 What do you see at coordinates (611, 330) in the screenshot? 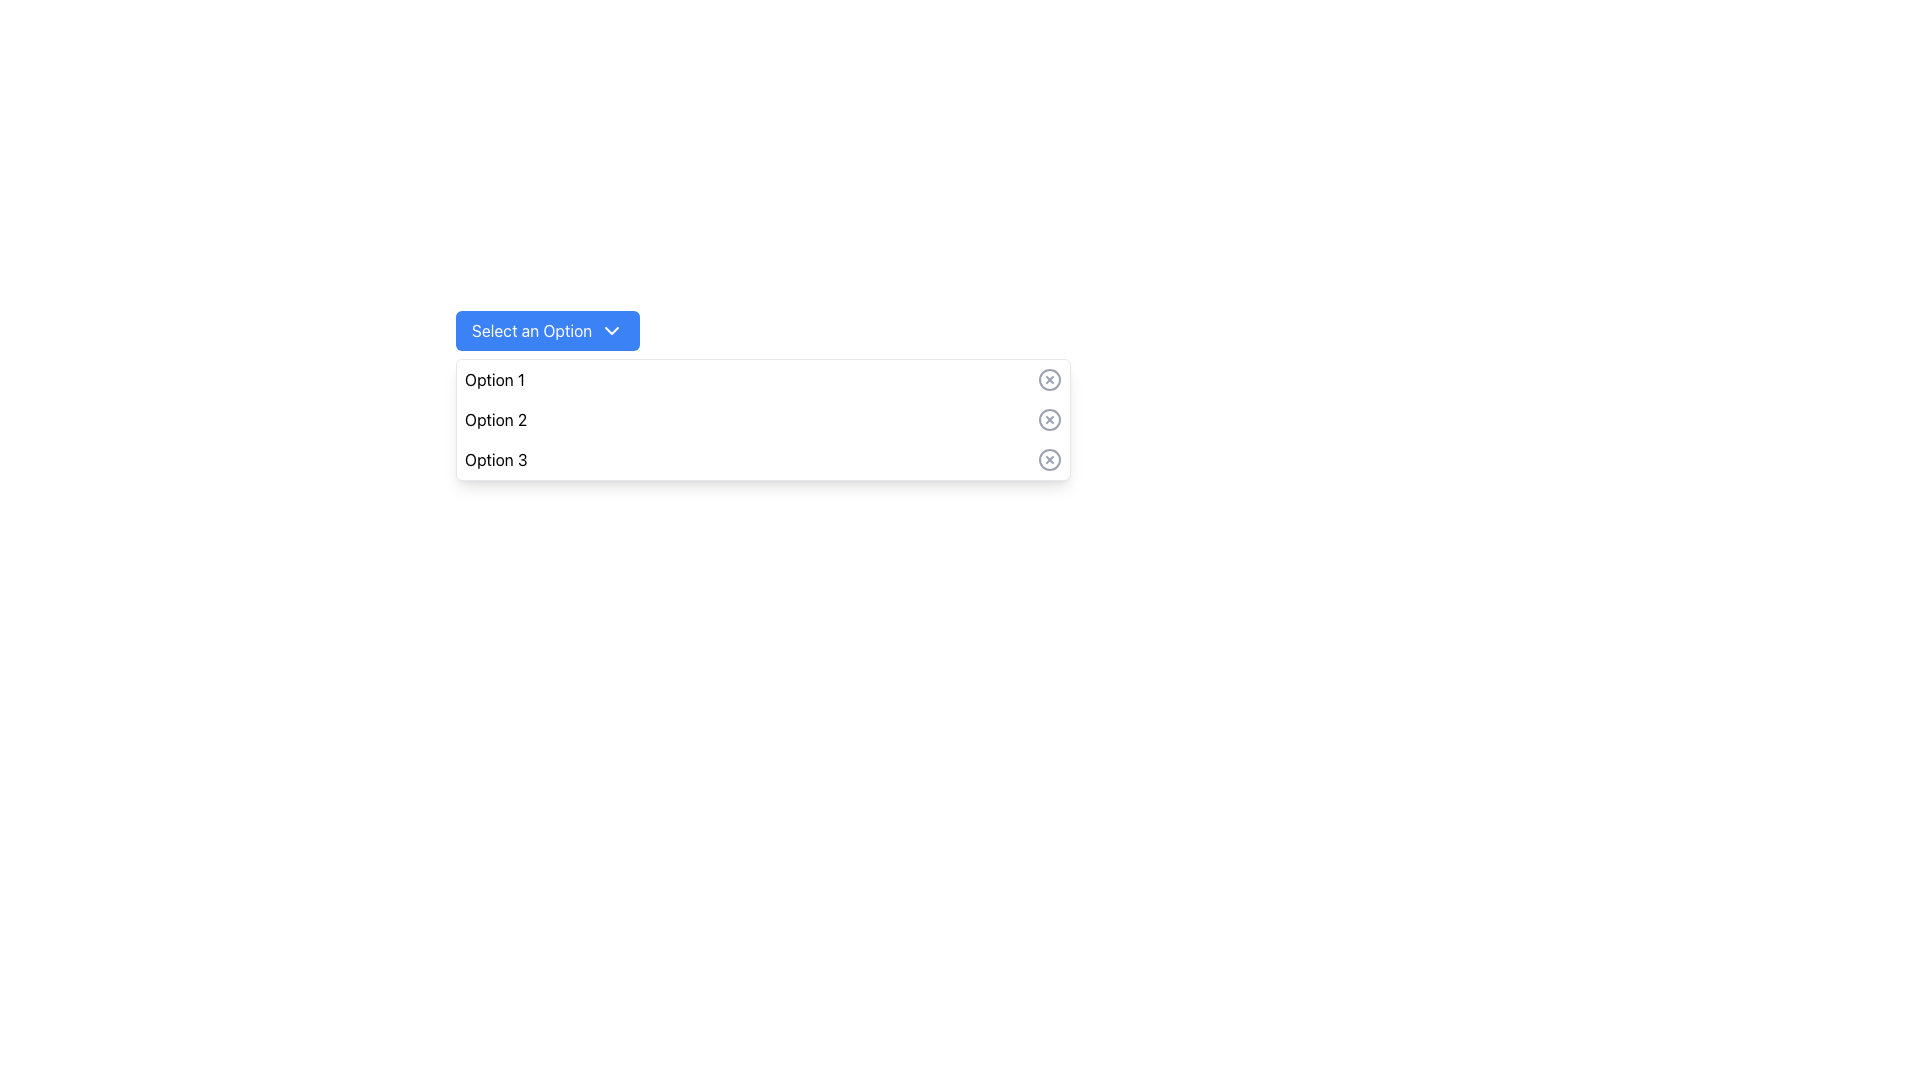
I see `the dropdown indicator icon located at the right end of the 'Select an Option' button` at bounding box center [611, 330].